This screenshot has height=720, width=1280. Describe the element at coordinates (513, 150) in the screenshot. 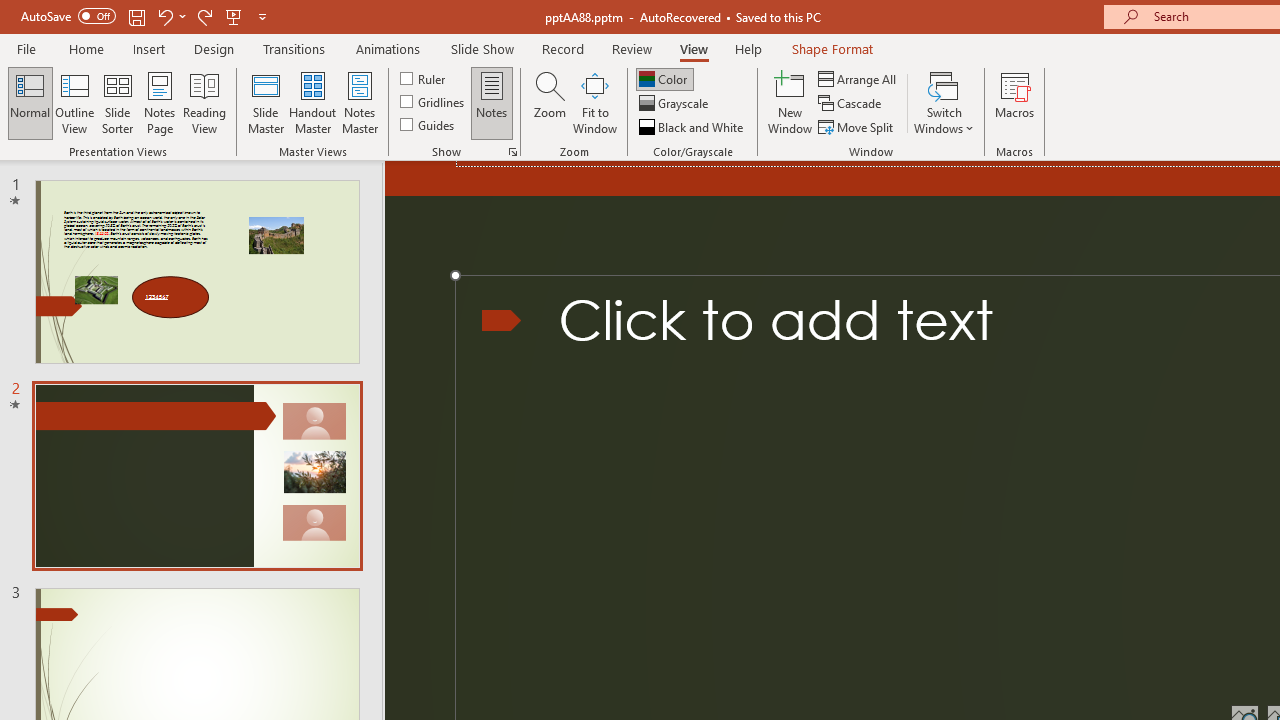

I see `'Grid Settings...'` at that location.